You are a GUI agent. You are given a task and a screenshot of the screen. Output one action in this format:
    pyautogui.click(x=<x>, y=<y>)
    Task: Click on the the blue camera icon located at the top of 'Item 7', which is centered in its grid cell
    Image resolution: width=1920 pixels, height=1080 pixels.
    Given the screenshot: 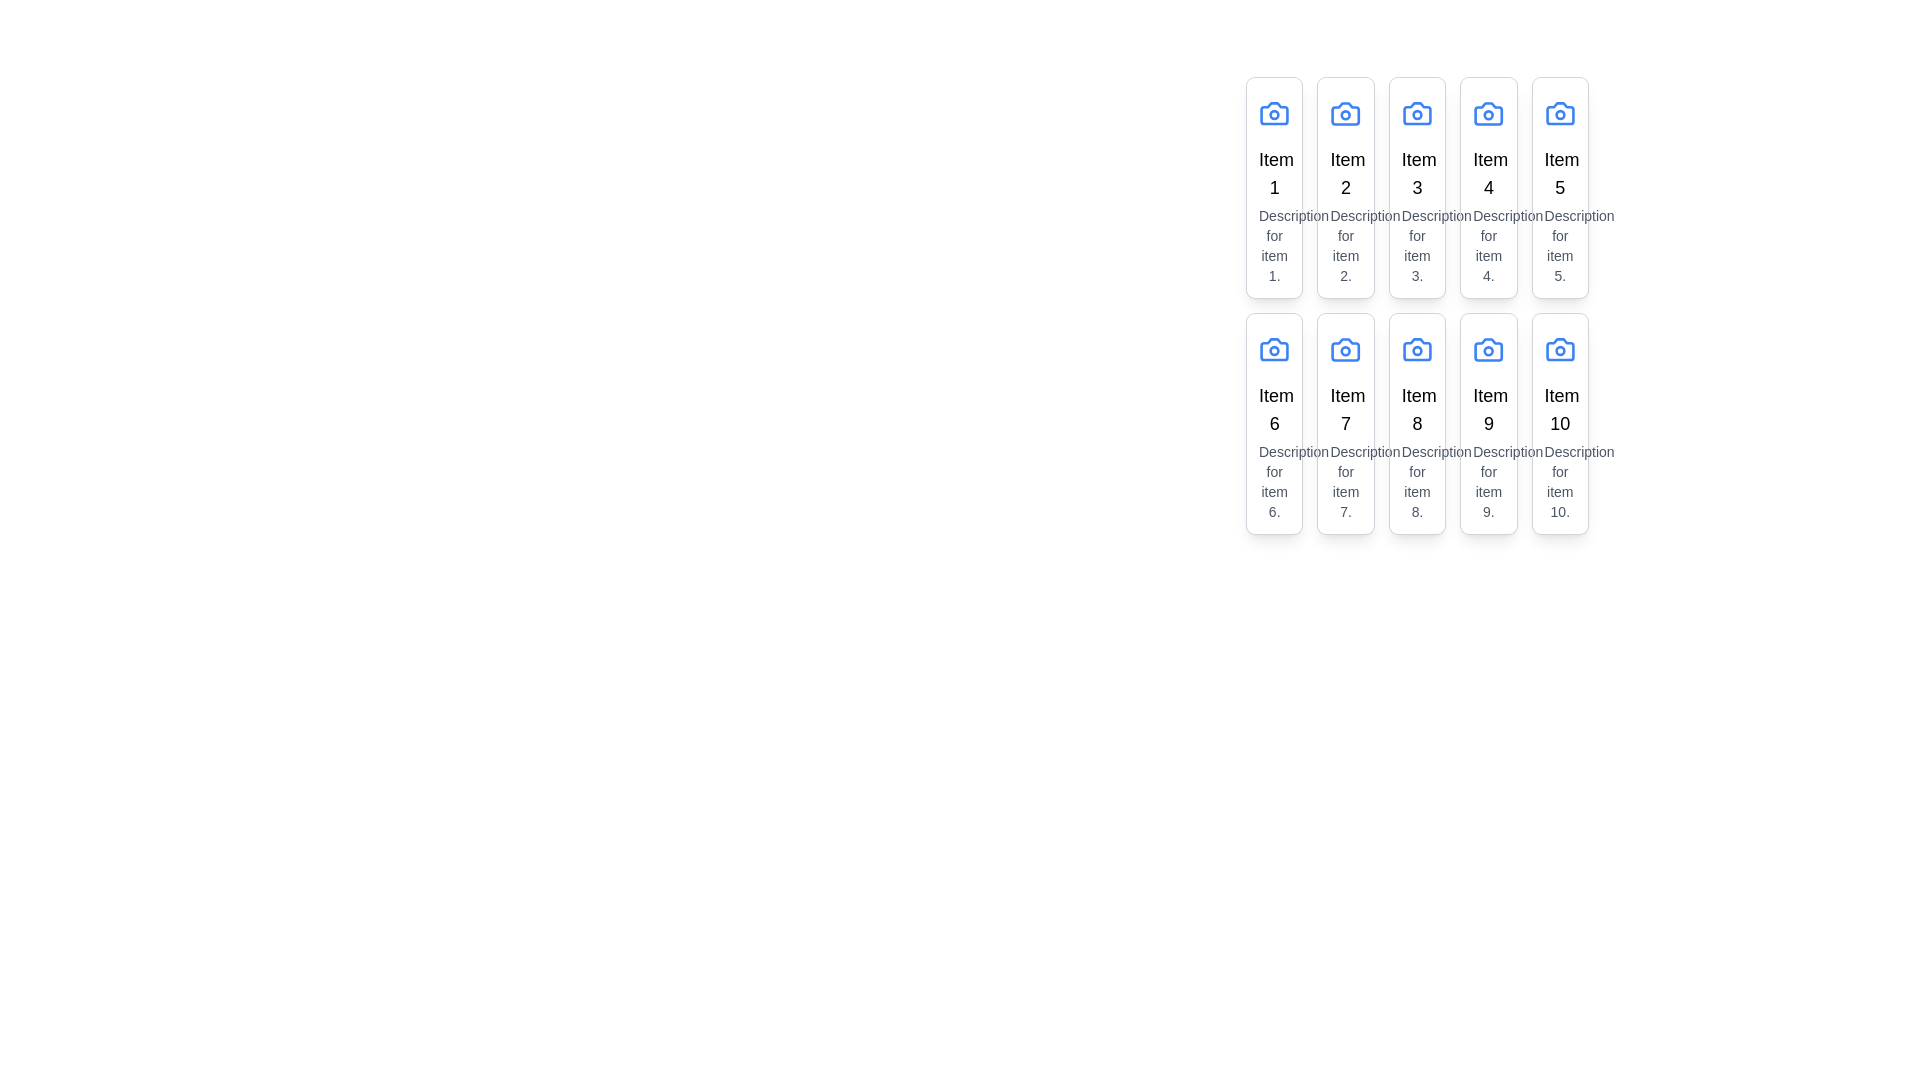 What is the action you would take?
    pyautogui.click(x=1346, y=349)
    